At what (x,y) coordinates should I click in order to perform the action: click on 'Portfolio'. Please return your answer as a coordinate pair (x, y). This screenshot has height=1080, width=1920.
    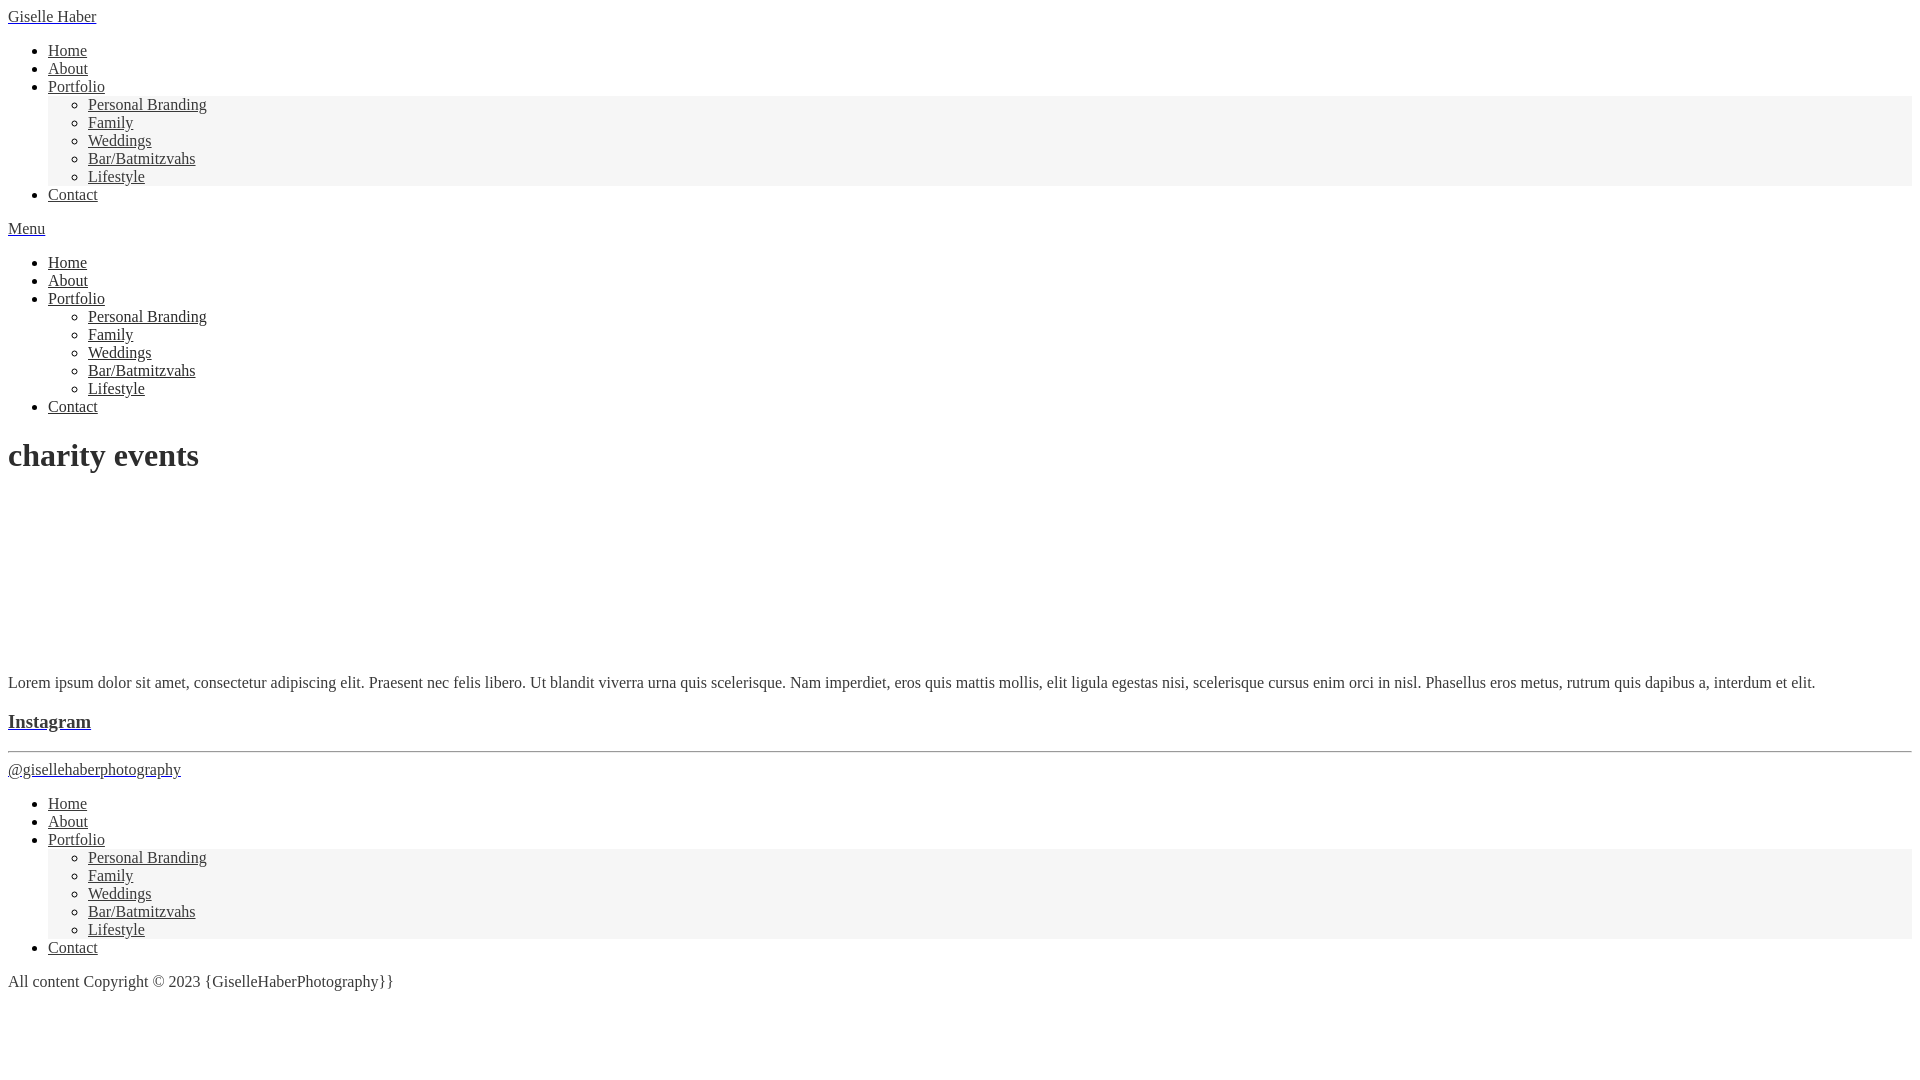
    Looking at the image, I should click on (76, 85).